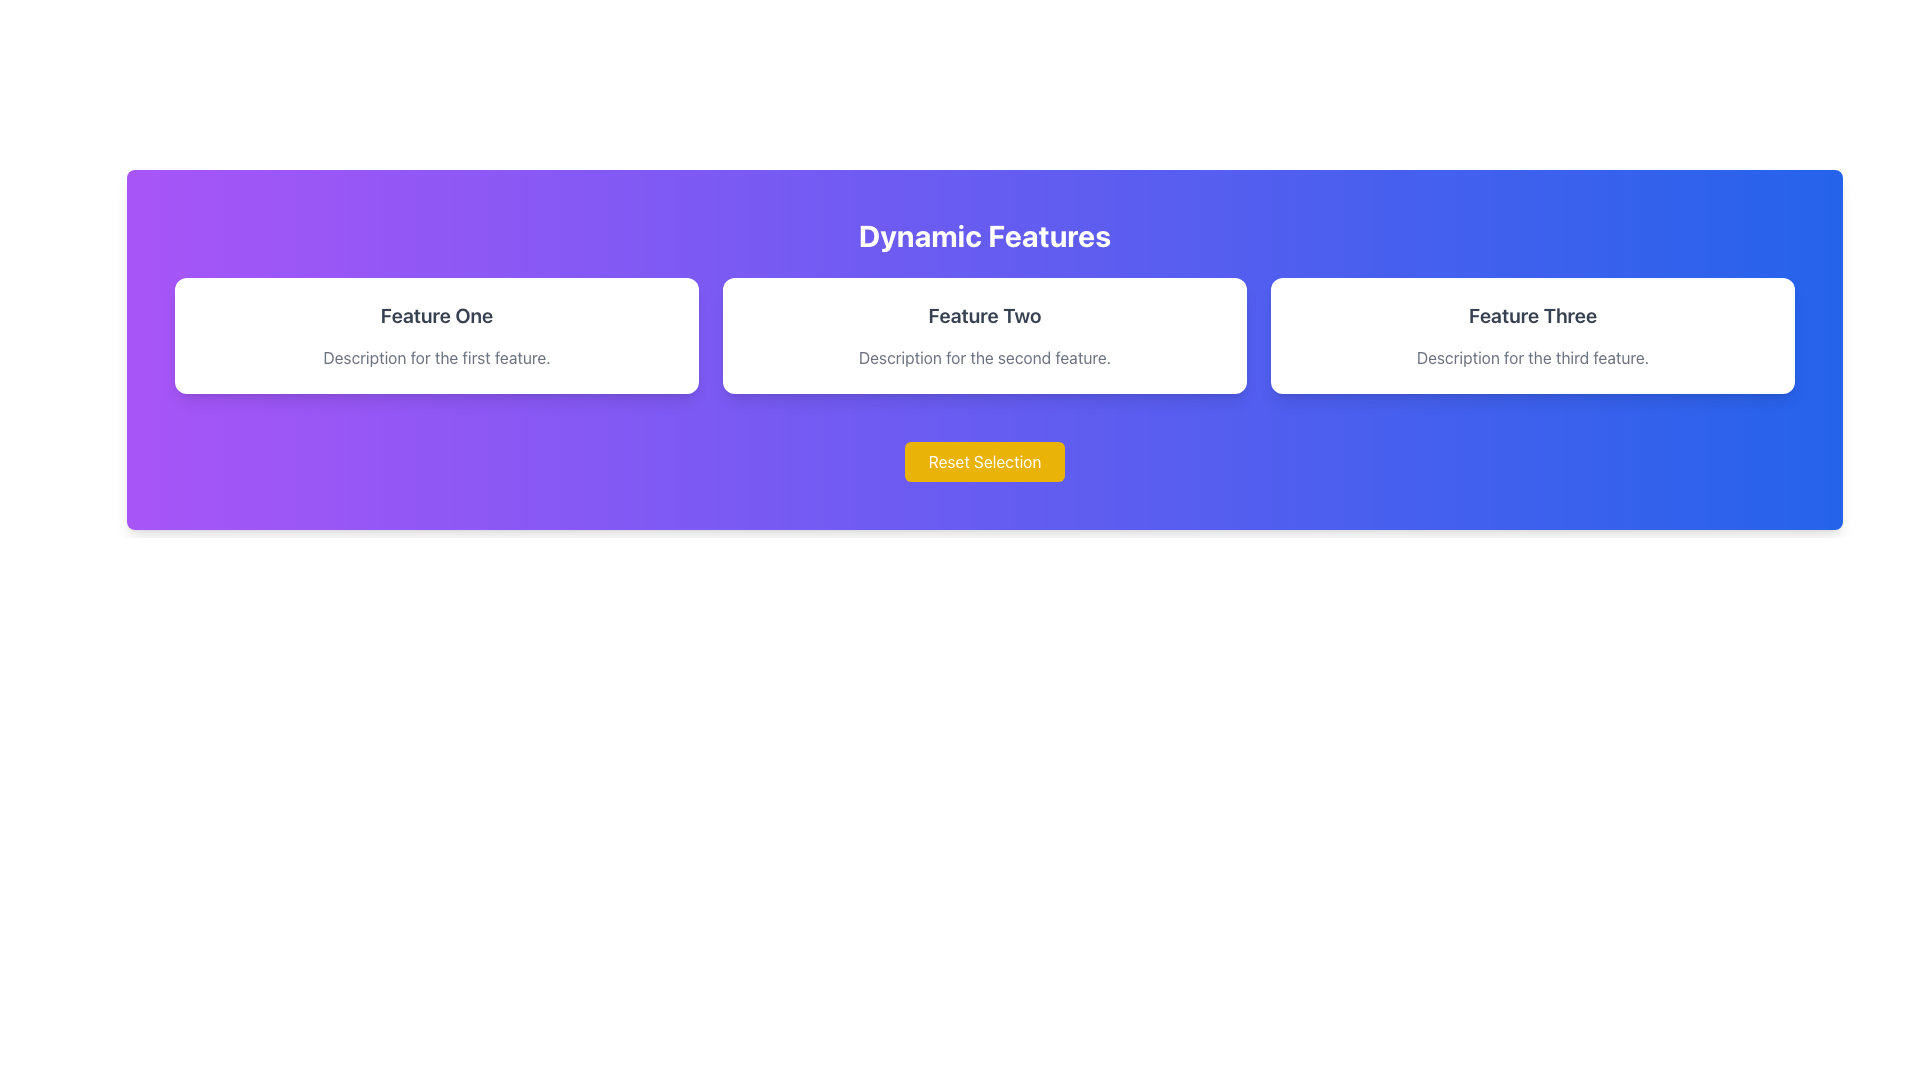 The height and width of the screenshot is (1080, 1920). Describe the element at coordinates (1531, 315) in the screenshot. I see `the title text located at the top-center of the rightmost card in a three-column layout, which serves as a label for the card's content` at that location.